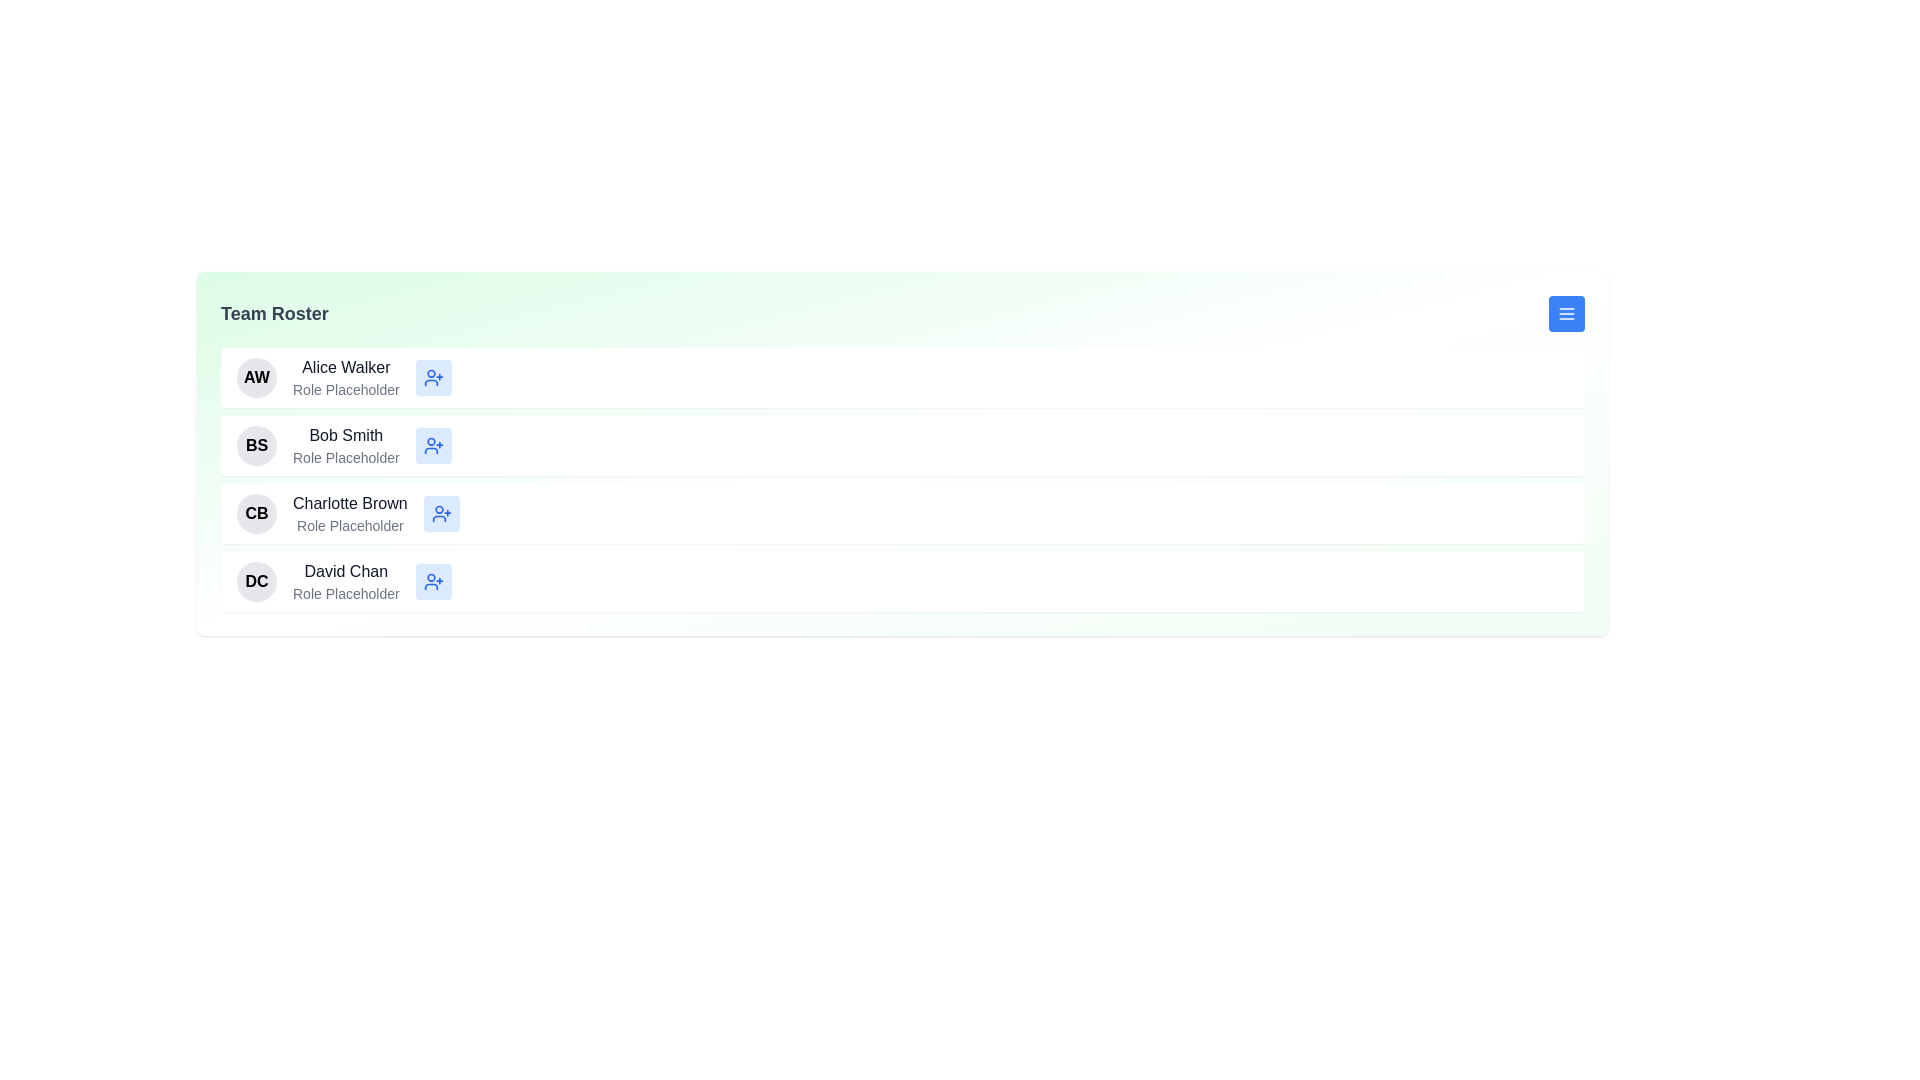  I want to click on the Text Display element that shows the name 'Charlotte Brown' in the 'Team Roster' section, which is positioned above 'David Chan' and below 'Bob Smith', so click(350, 503).